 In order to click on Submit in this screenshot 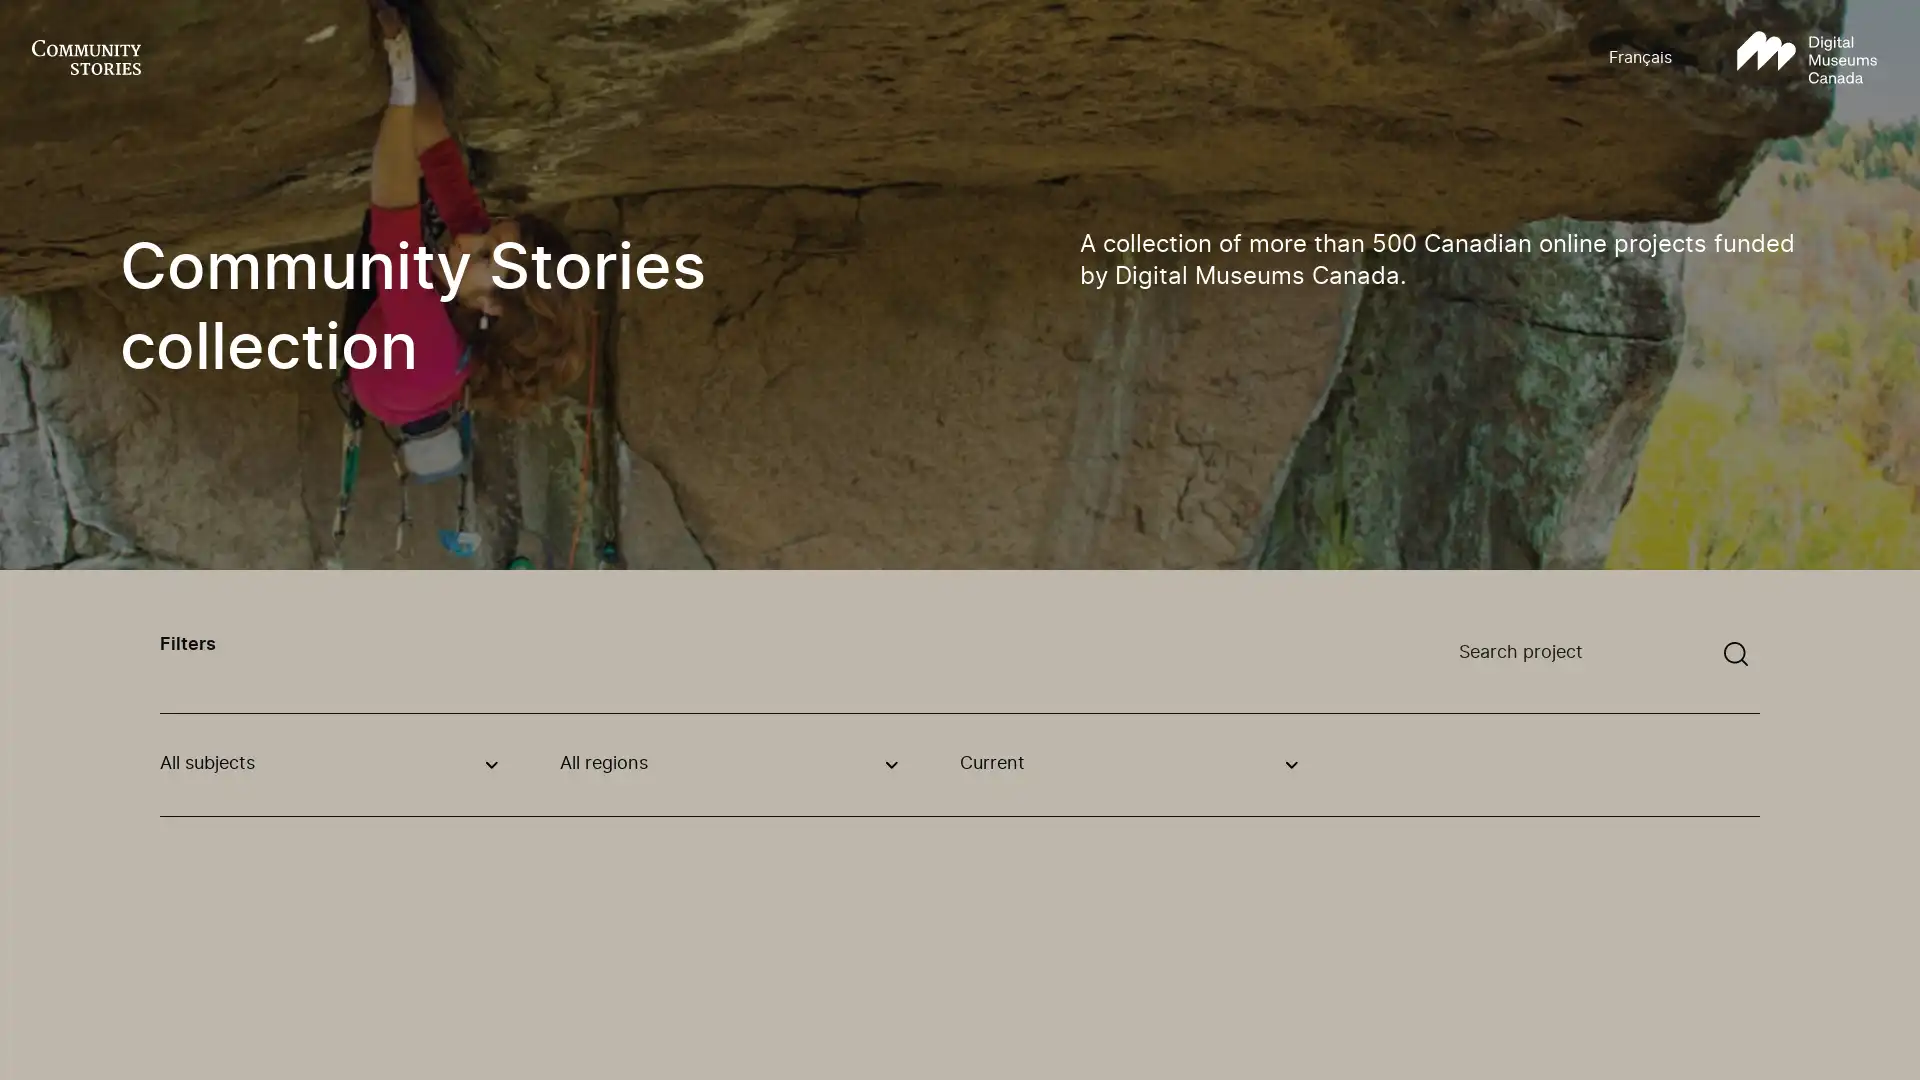, I will do `click(1735, 654)`.